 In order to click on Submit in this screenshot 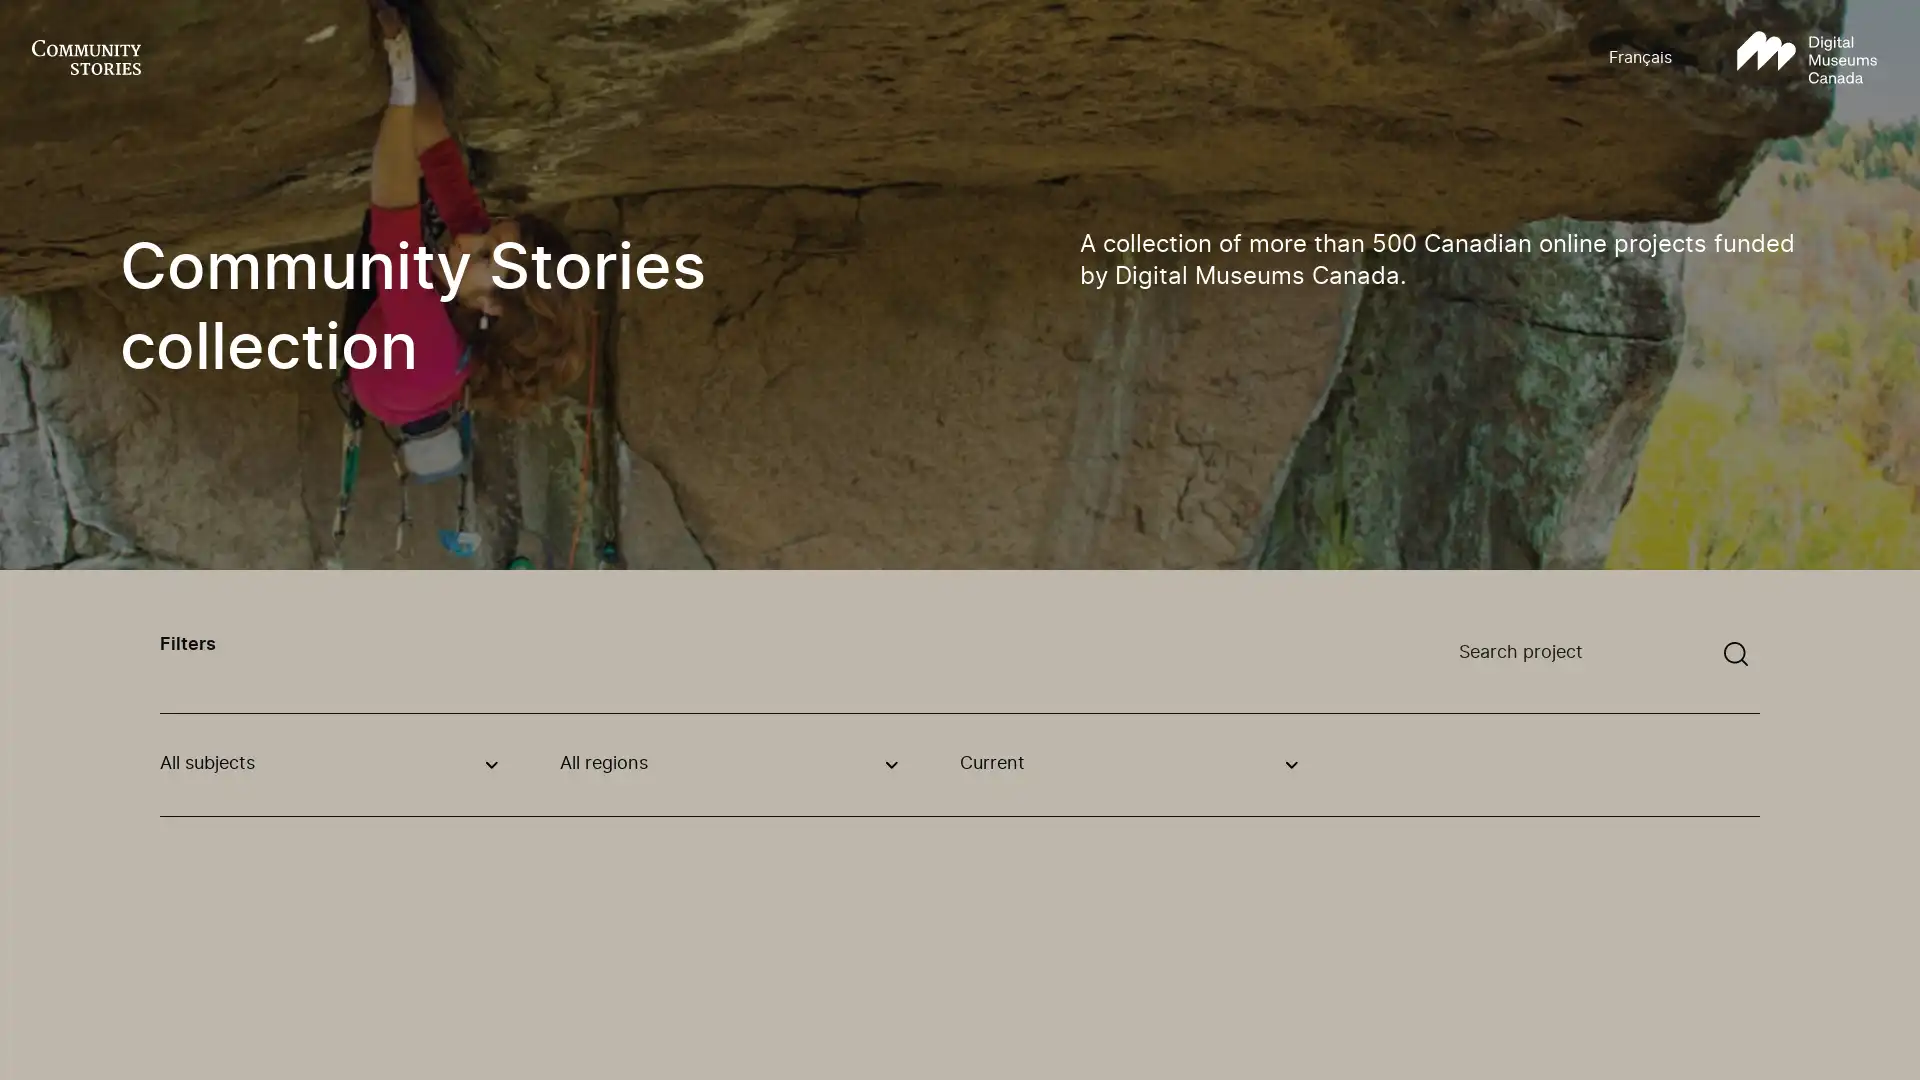, I will do `click(1735, 654)`.